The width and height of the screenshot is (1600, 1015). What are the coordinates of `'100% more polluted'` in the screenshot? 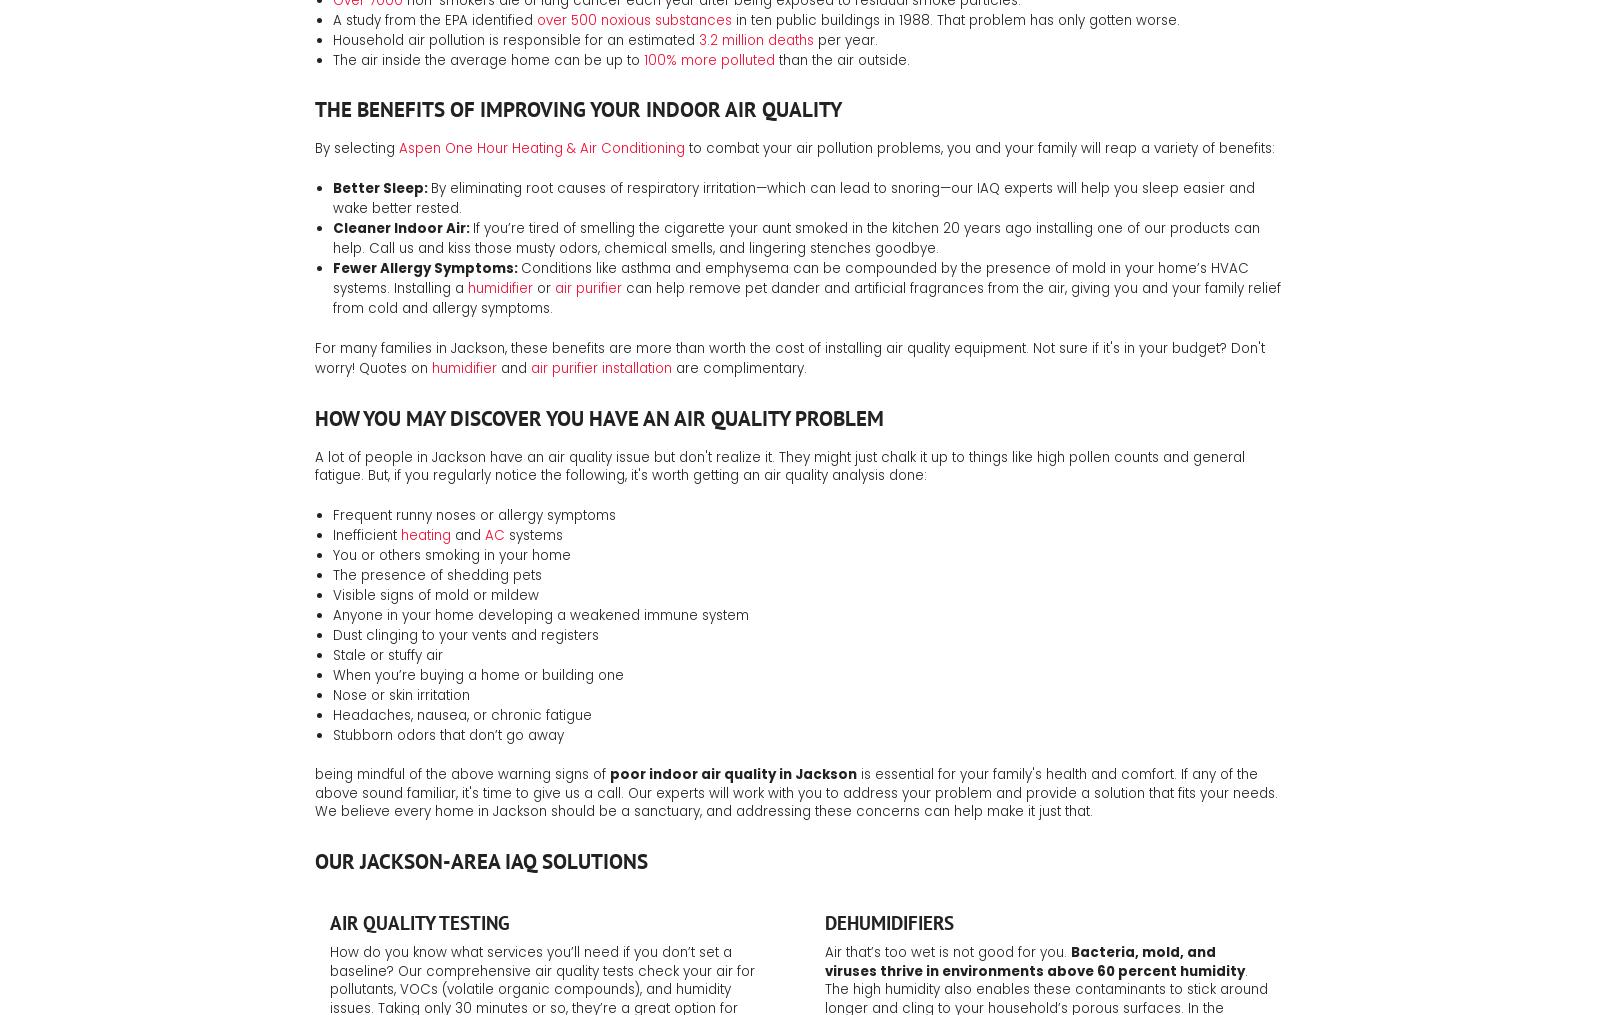 It's located at (643, 58).